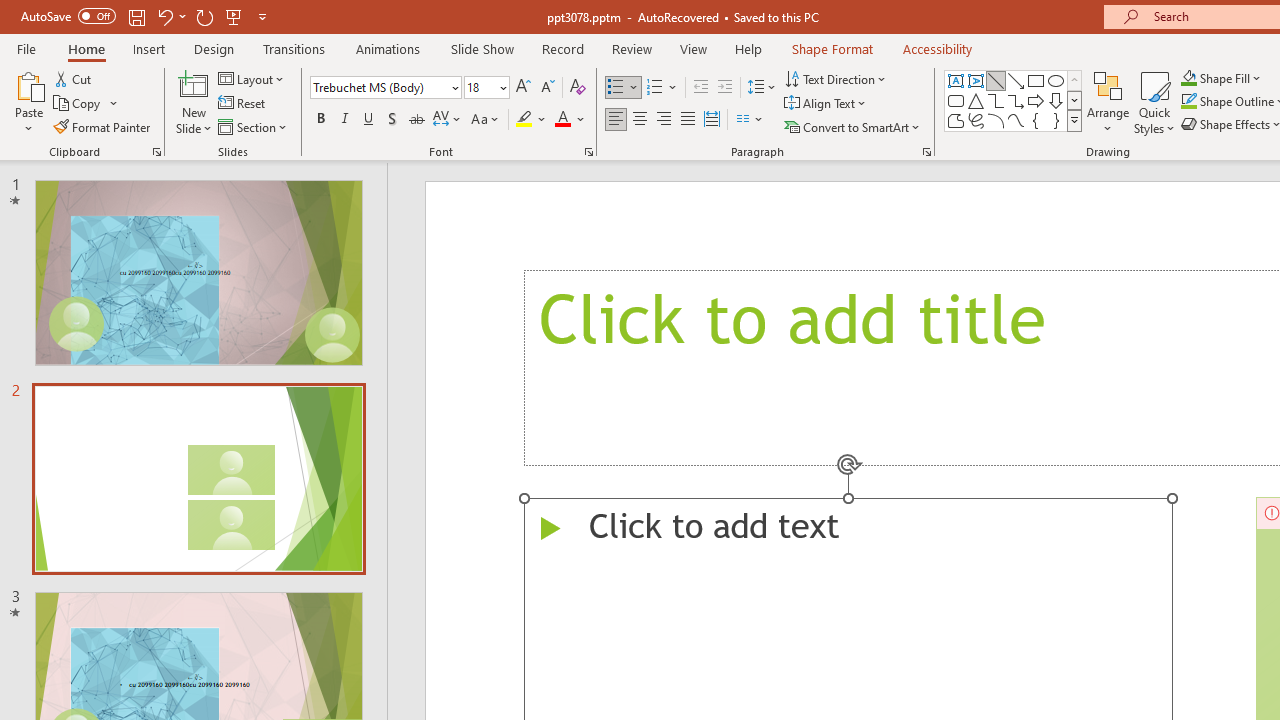 The height and width of the screenshot is (720, 1280). I want to click on 'Quick Styles', so click(1154, 103).